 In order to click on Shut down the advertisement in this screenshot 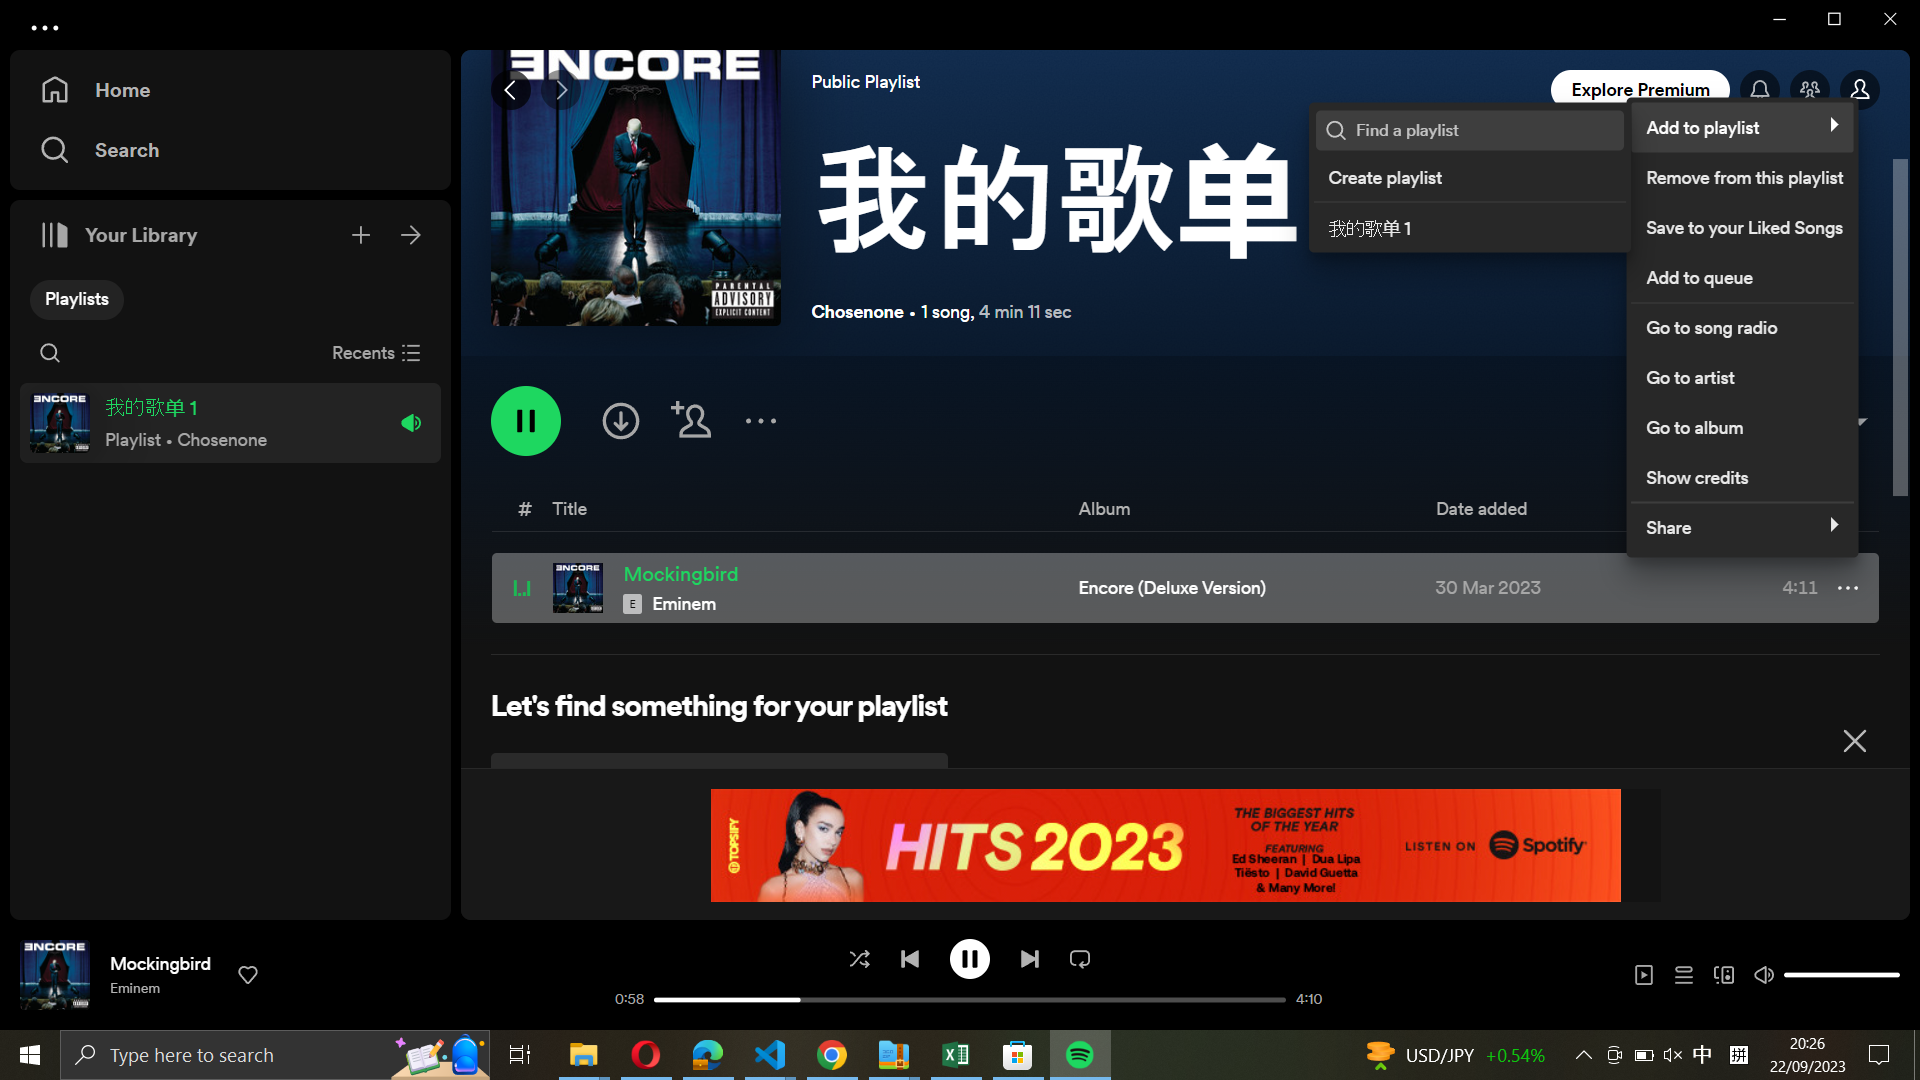, I will do `click(1853, 737)`.